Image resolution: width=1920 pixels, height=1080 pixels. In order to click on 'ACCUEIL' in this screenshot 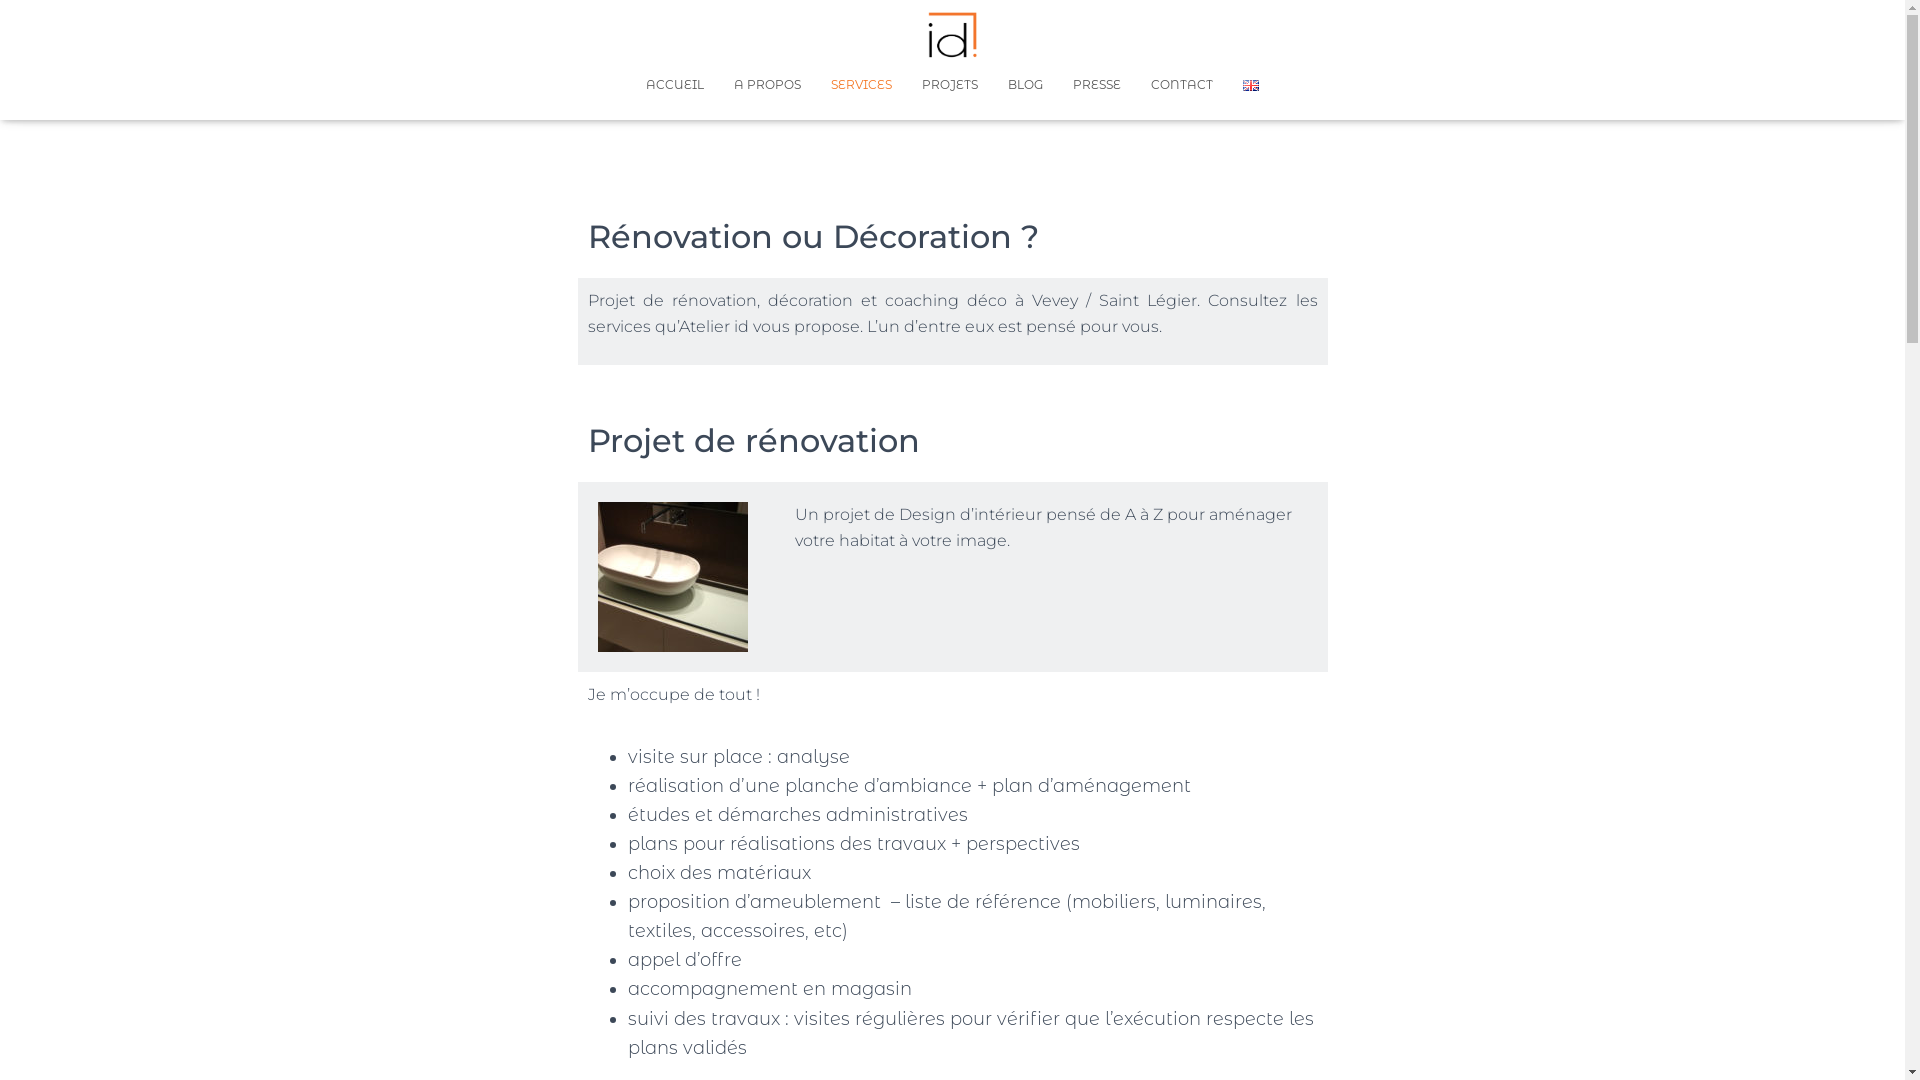, I will do `click(675, 83)`.